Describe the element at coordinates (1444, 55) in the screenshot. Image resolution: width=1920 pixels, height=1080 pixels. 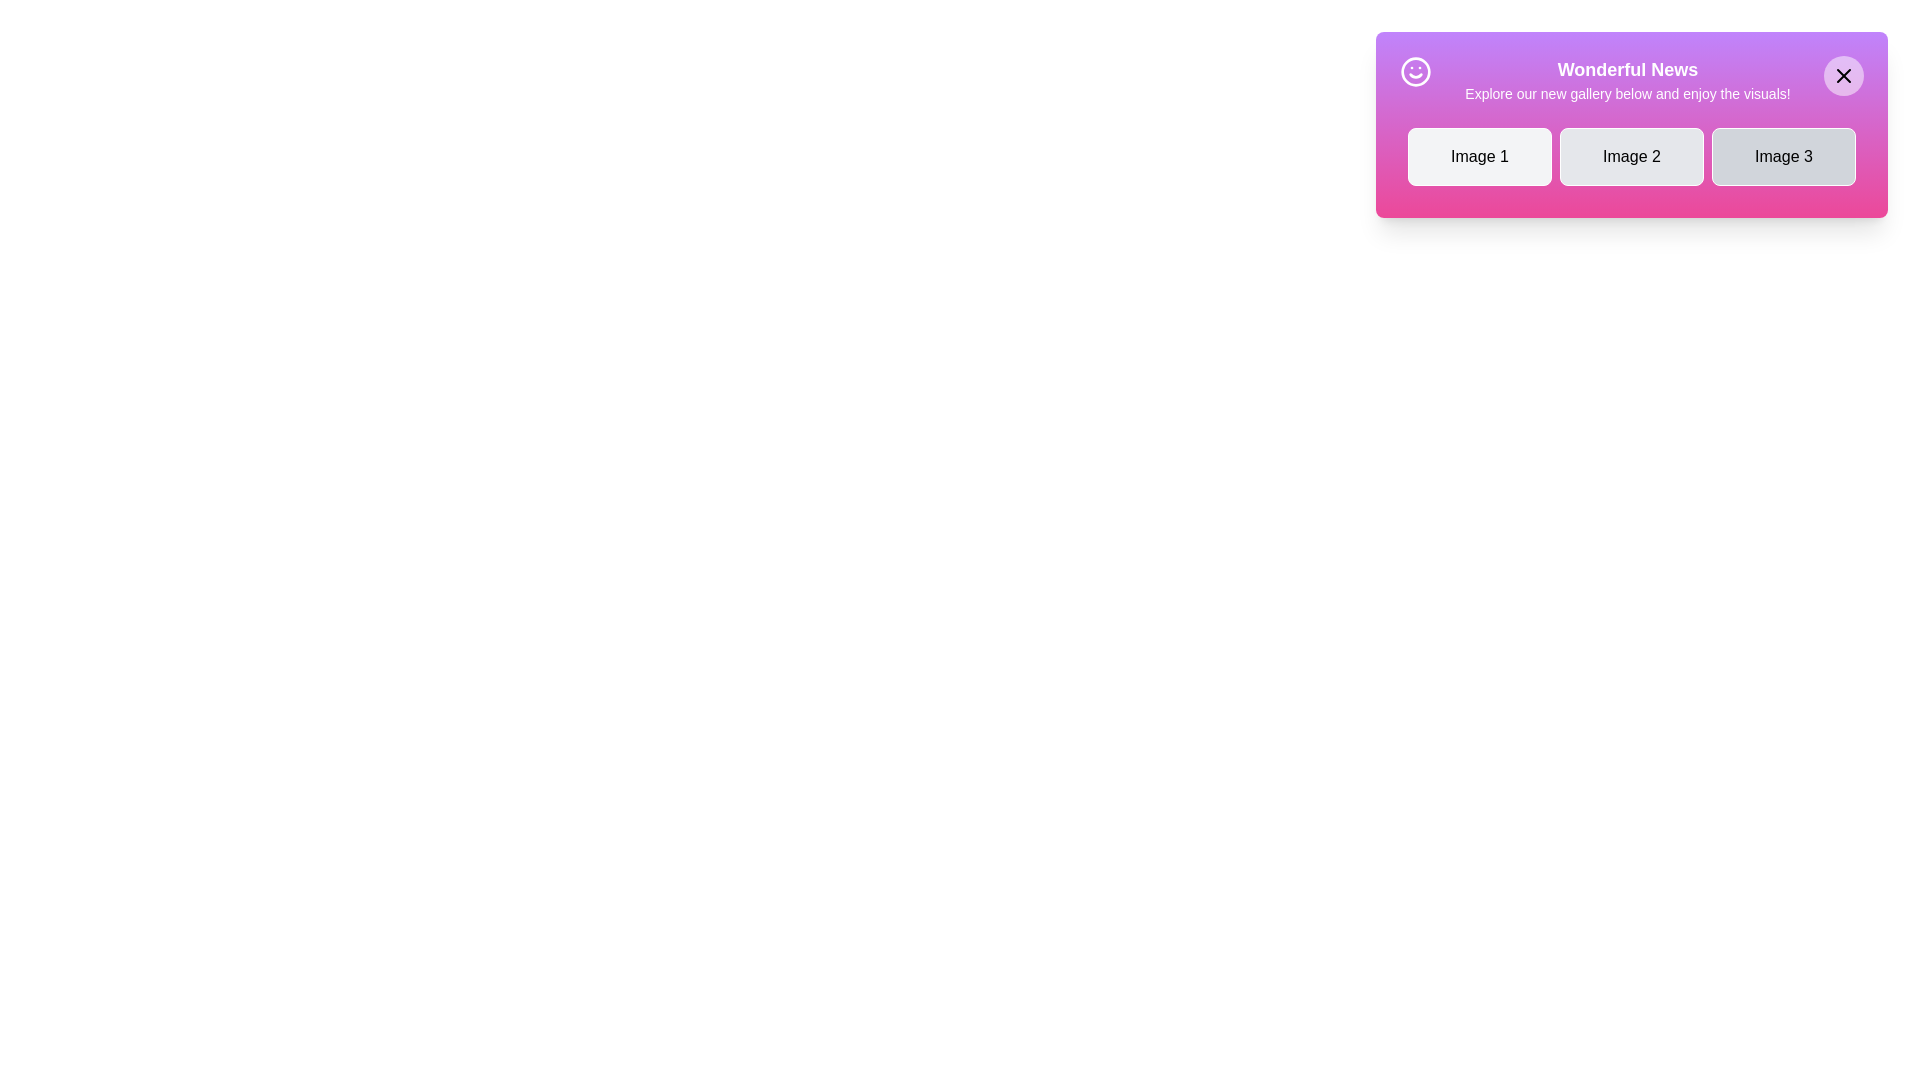
I see `the text in the snackbar by selecting it` at that location.